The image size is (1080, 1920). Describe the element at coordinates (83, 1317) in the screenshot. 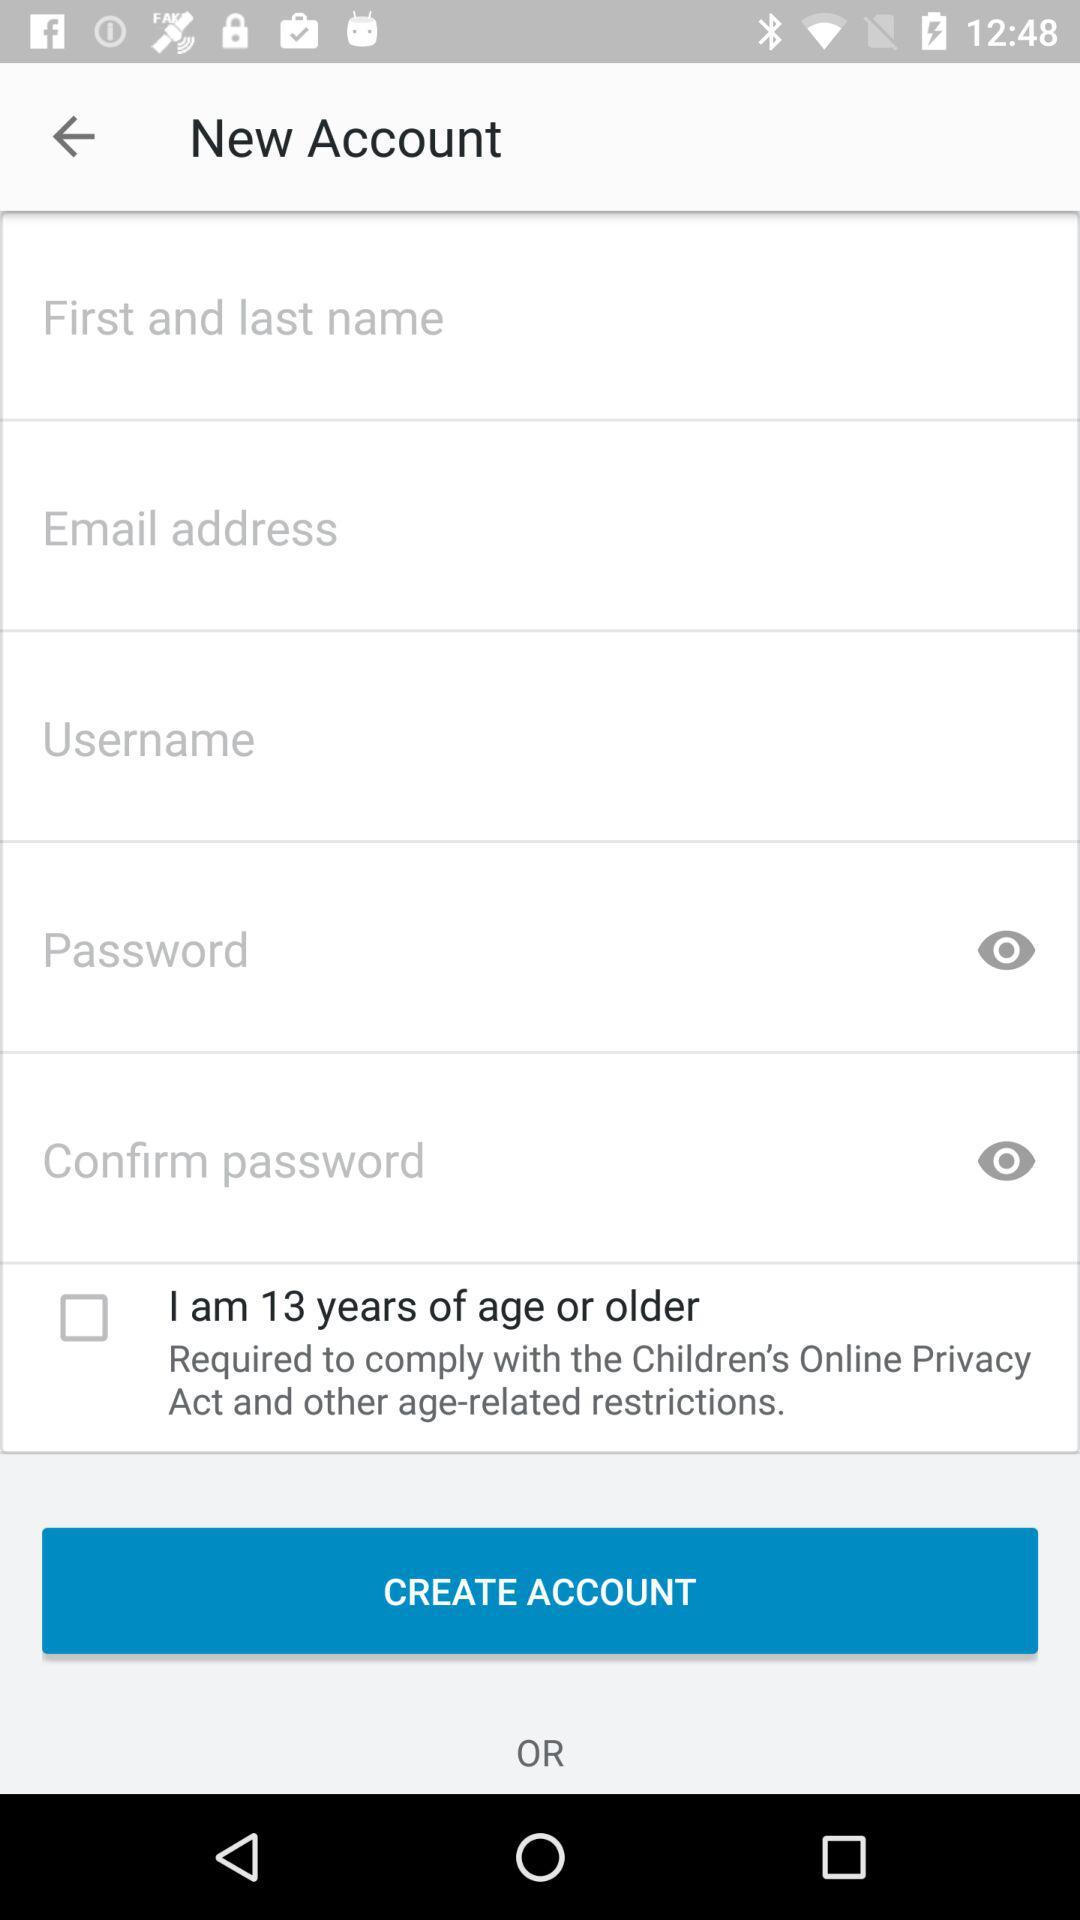

I see `check box` at that location.